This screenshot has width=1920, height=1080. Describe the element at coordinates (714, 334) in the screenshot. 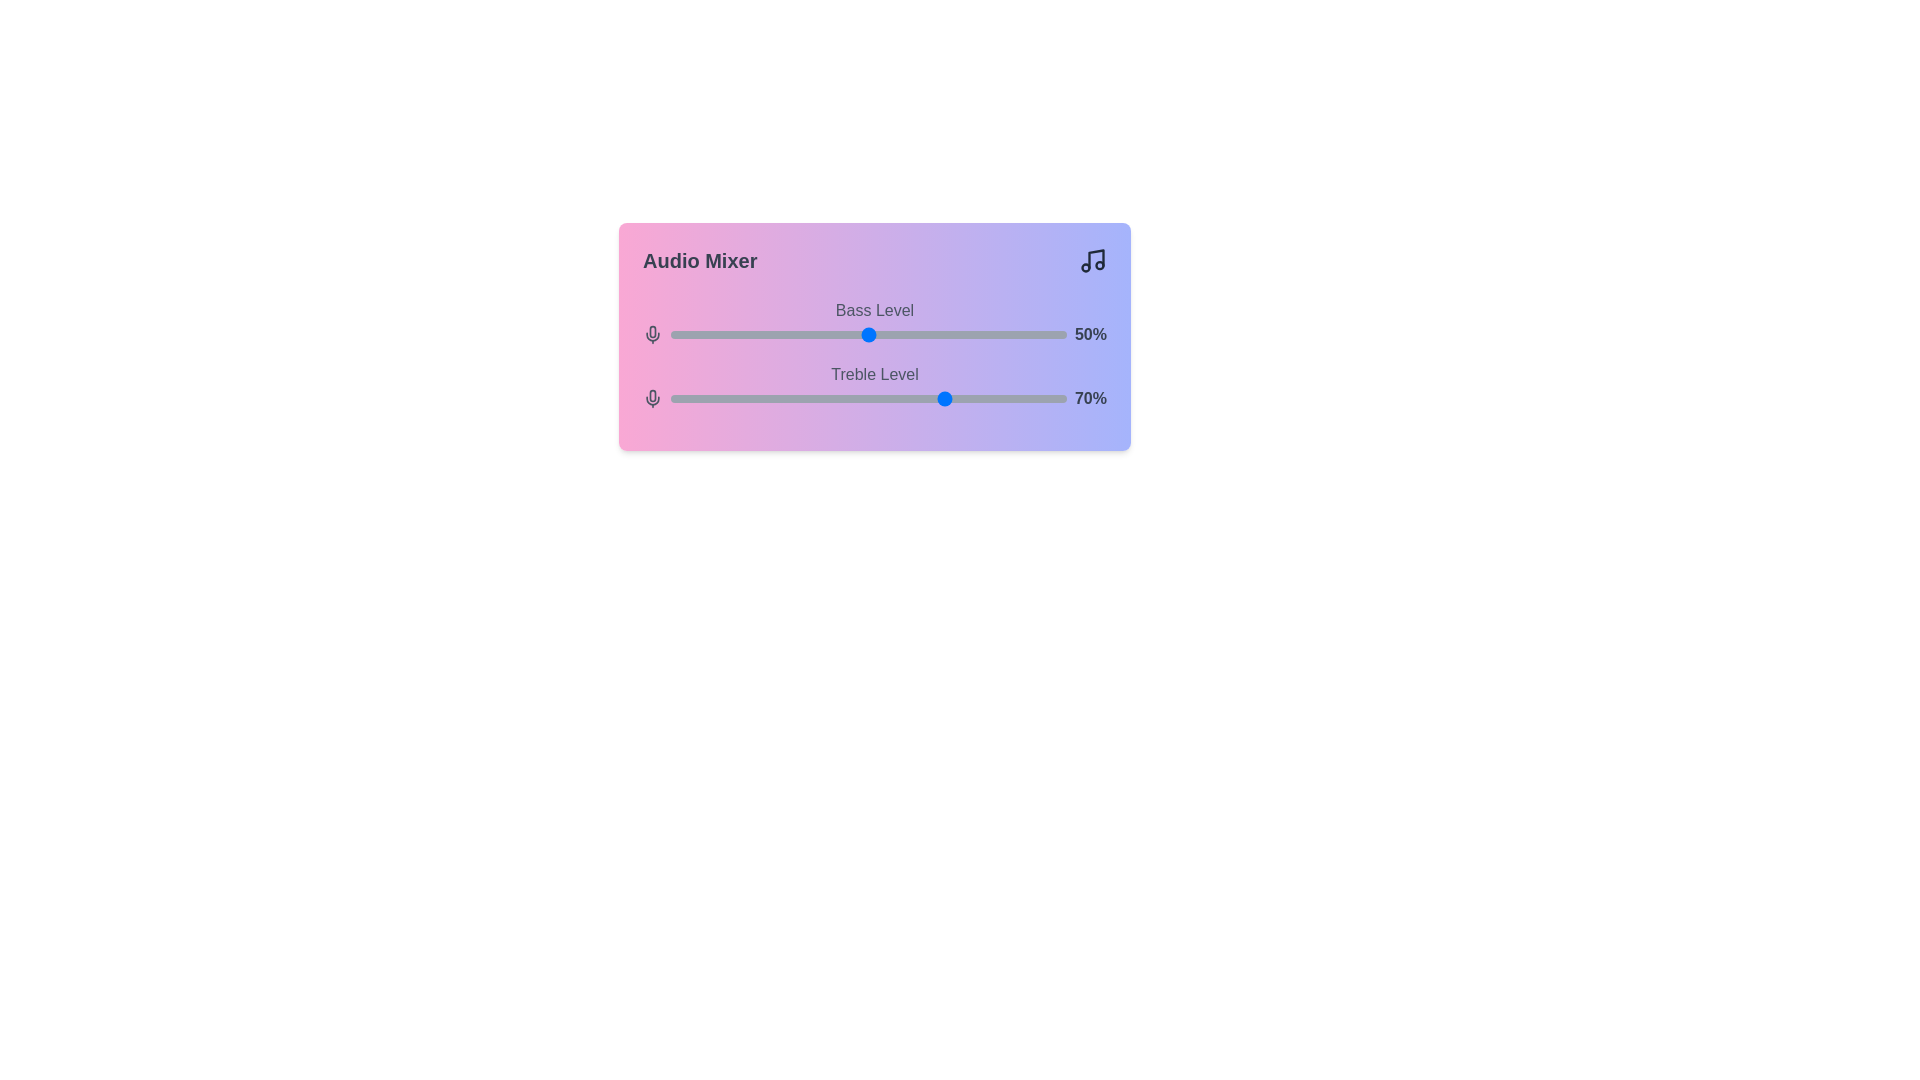

I see `the 0 slider to 11%` at that location.